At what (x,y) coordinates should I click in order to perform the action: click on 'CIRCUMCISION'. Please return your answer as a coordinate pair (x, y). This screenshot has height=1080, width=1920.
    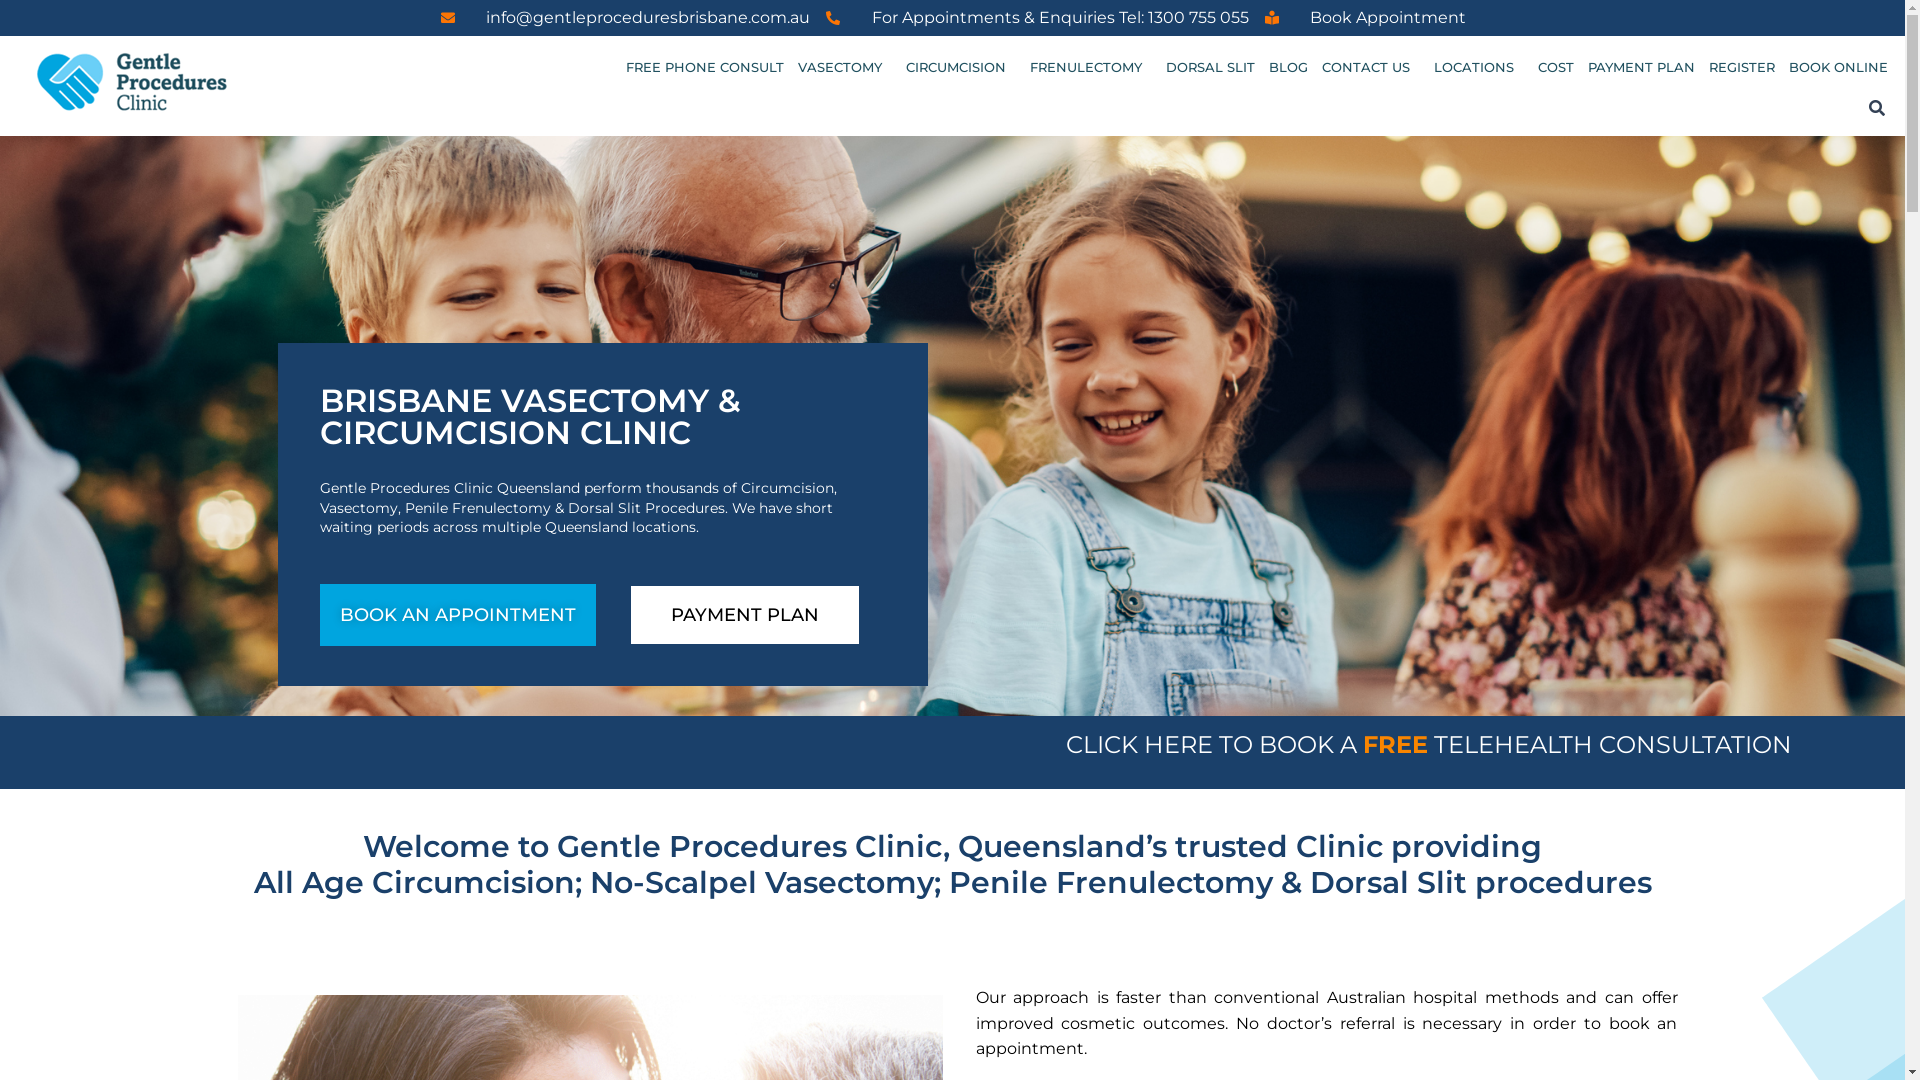
    Looking at the image, I should click on (960, 66).